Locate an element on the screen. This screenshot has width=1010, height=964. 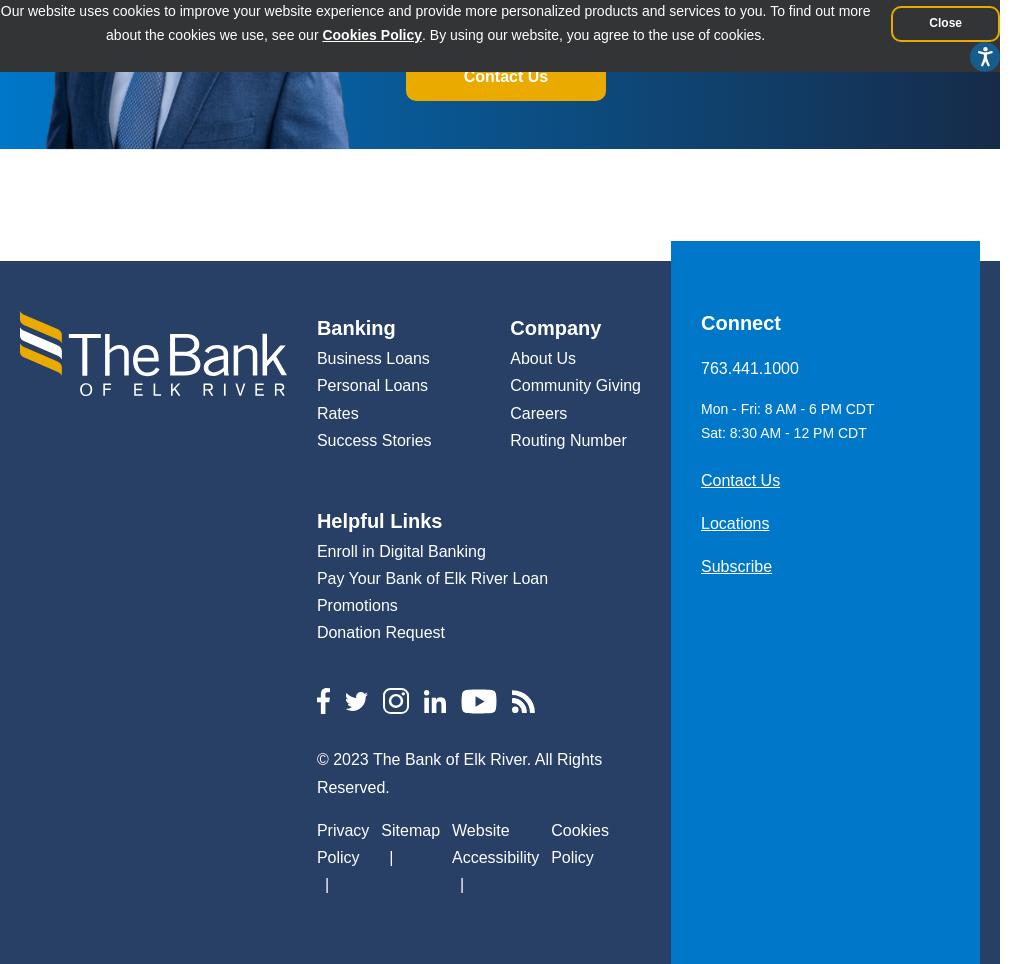
'Privacy Policy' is located at coordinates (342, 842).